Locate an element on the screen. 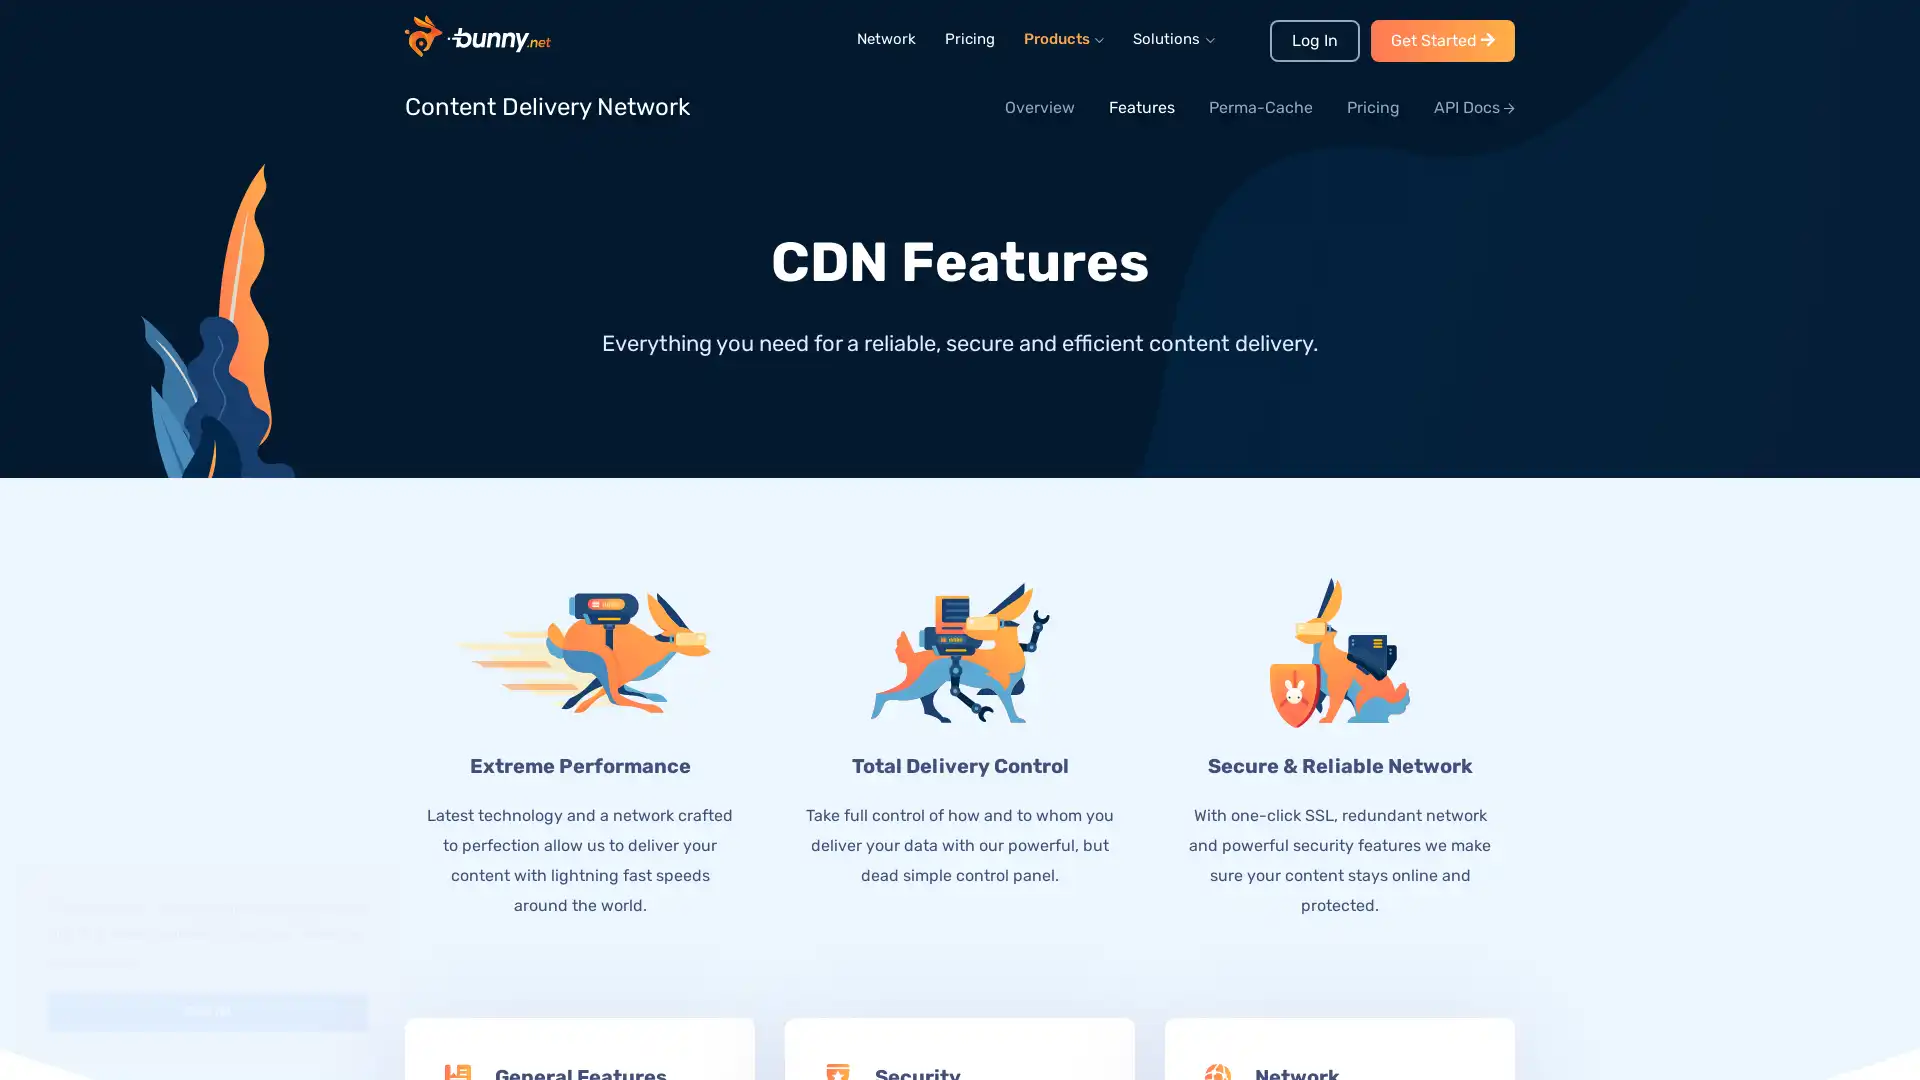 The width and height of the screenshot is (1920, 1080). learn more about cookies is located at coordinates (92, 959).